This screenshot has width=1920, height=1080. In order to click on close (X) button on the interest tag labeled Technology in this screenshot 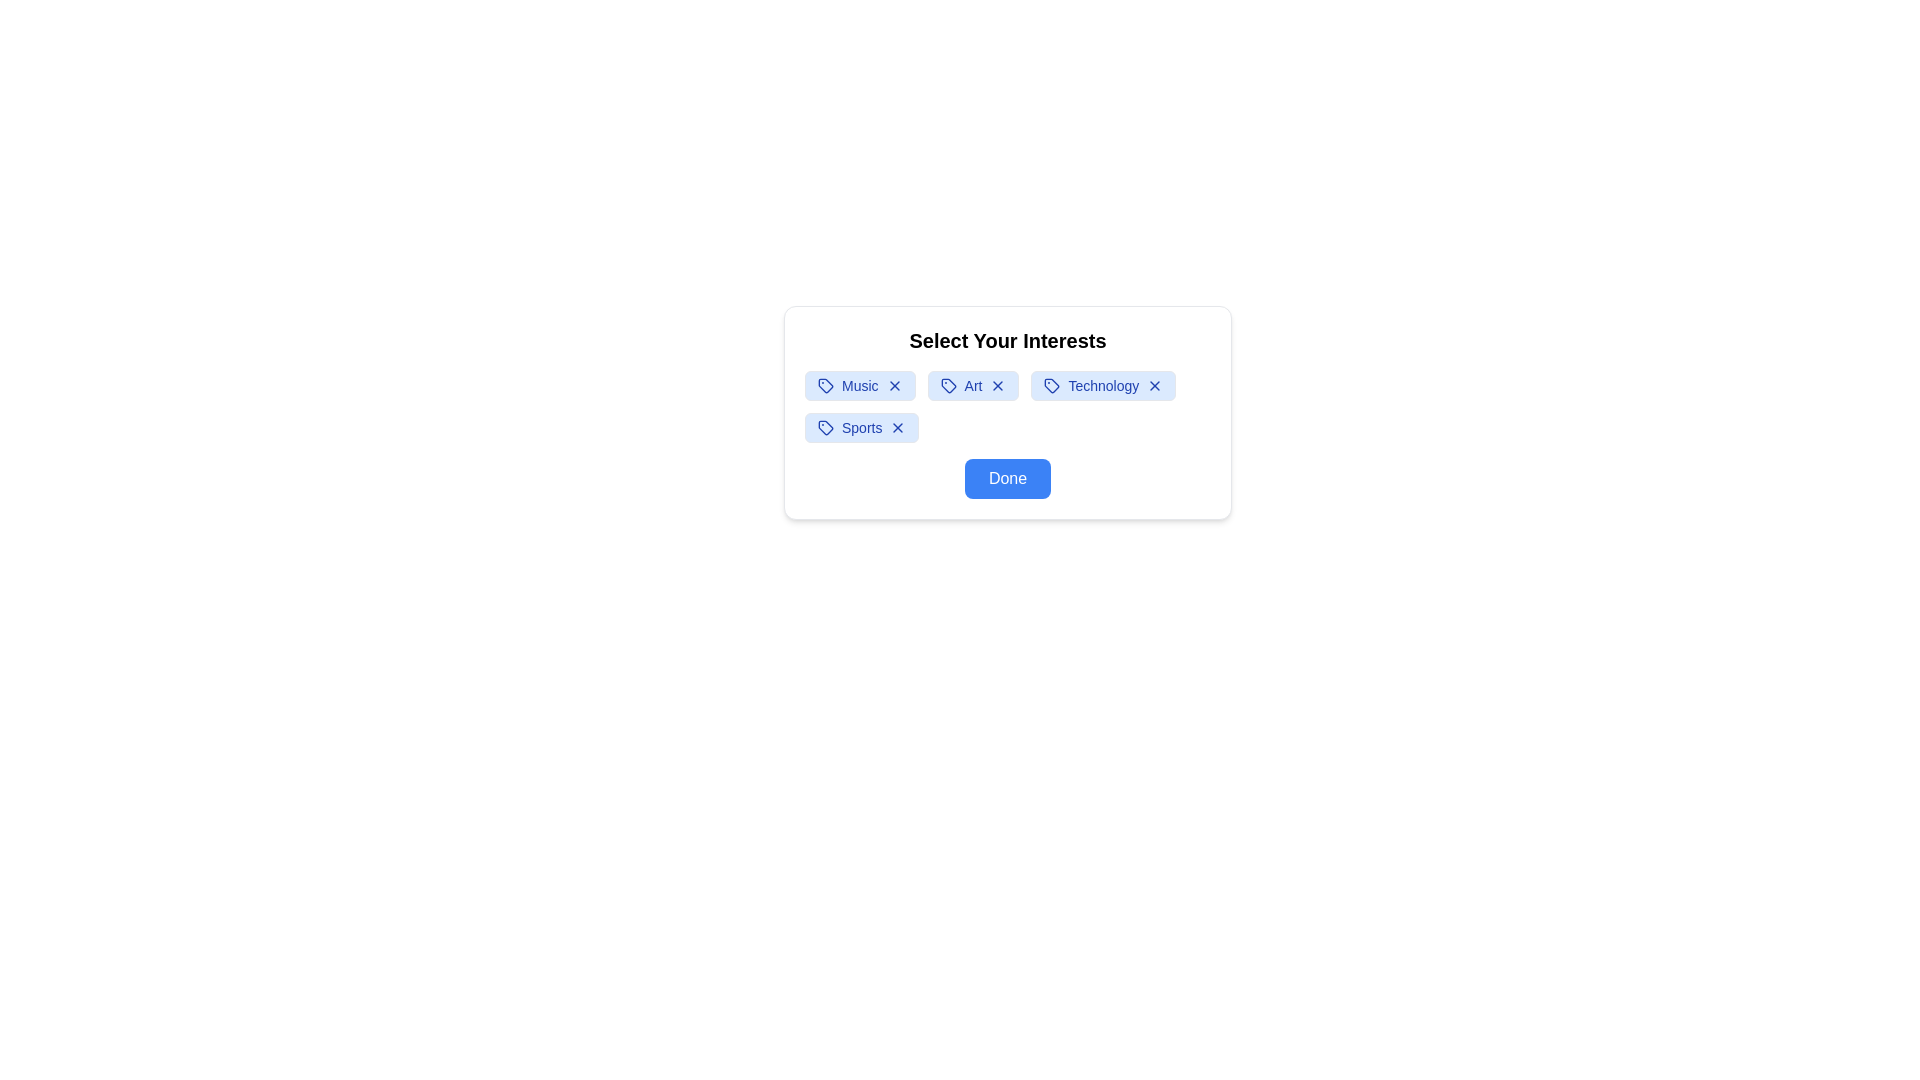, I will do `click(1155, 385)`.